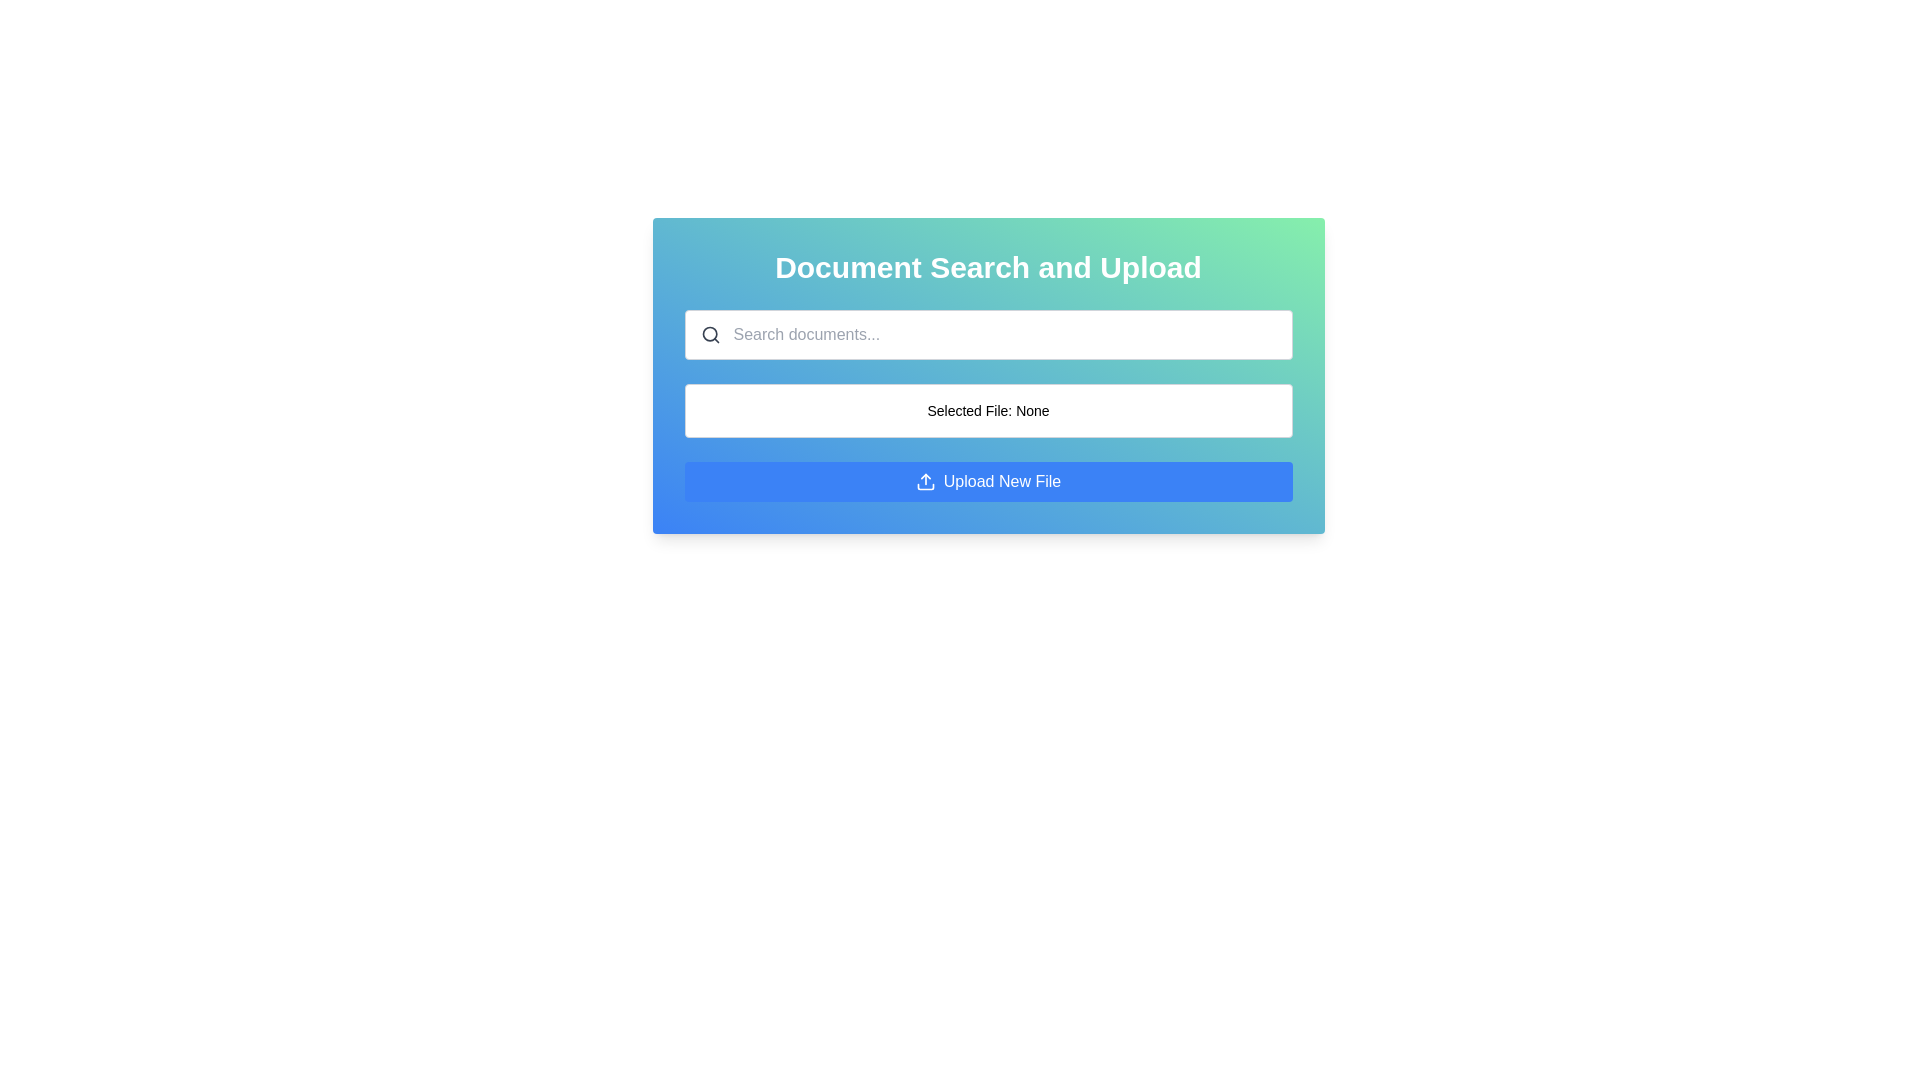 The width and height of the screenshot is (1920, 1080). I want to click on the upload icon, which is a small blue upward-pointing arrow icon located at the center of the 'Upload New File' button, so click(924, 482).